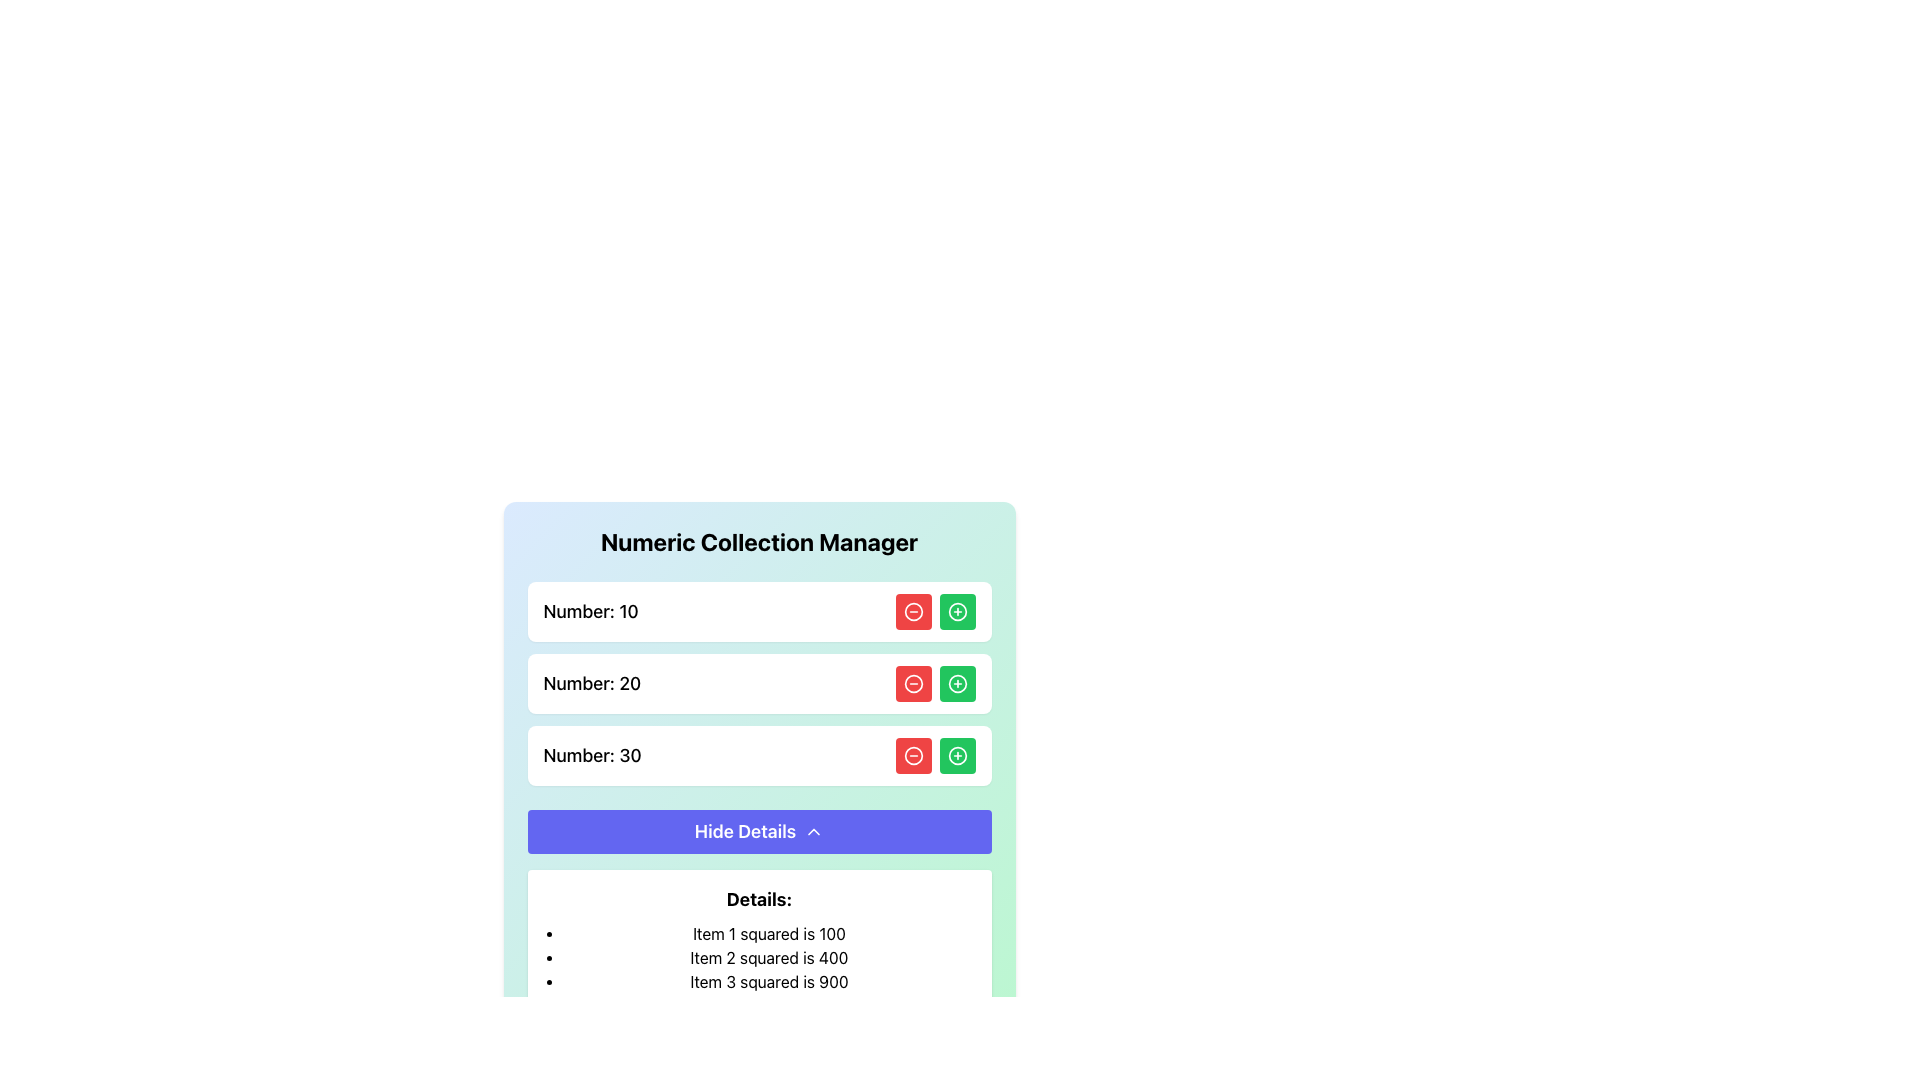  Describe the element at coordinates (768, 933) in the screenshot. I see `numerical result displayed in the first bullet-point list item under the 'Details:' section, which shows the square of the number 10` at that location.